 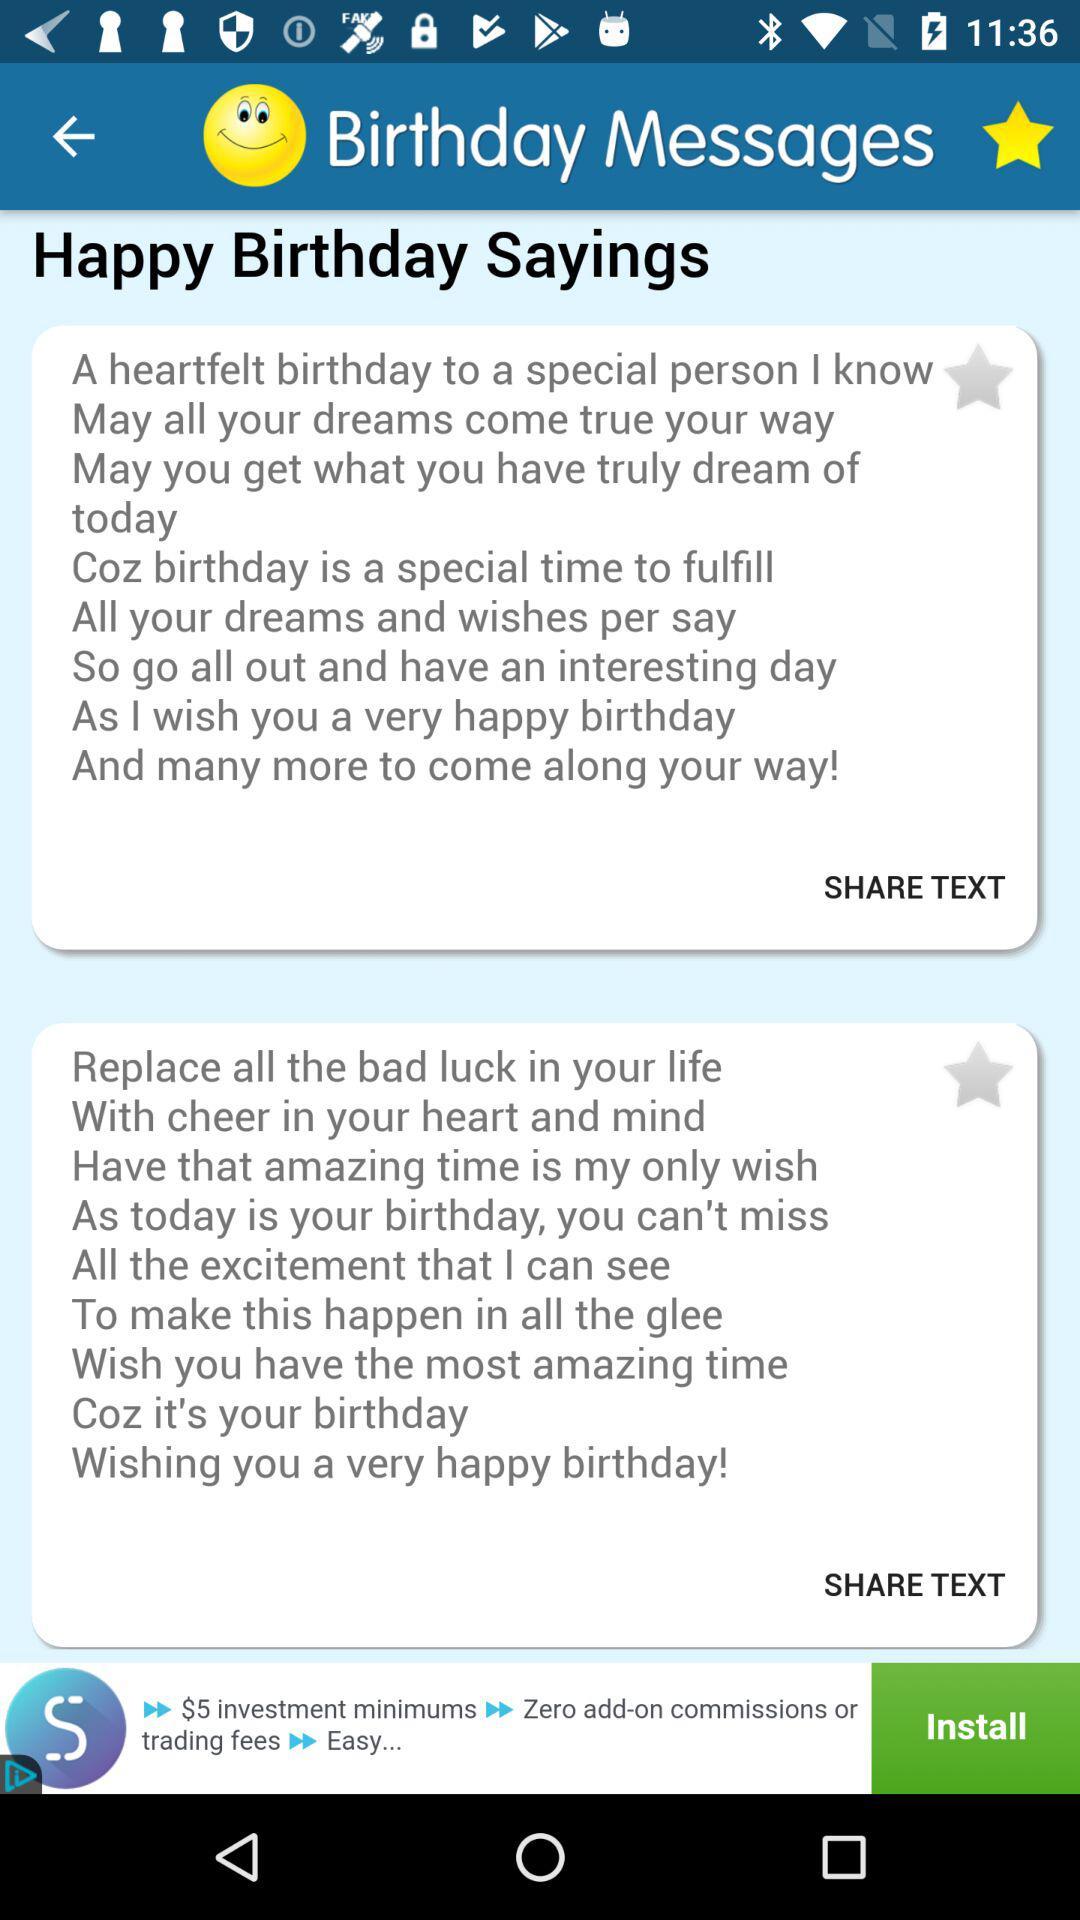 What do you see at coordinates (975, 1074) in the screenshot?
I see `the message` at bounding box center [975, 1074].